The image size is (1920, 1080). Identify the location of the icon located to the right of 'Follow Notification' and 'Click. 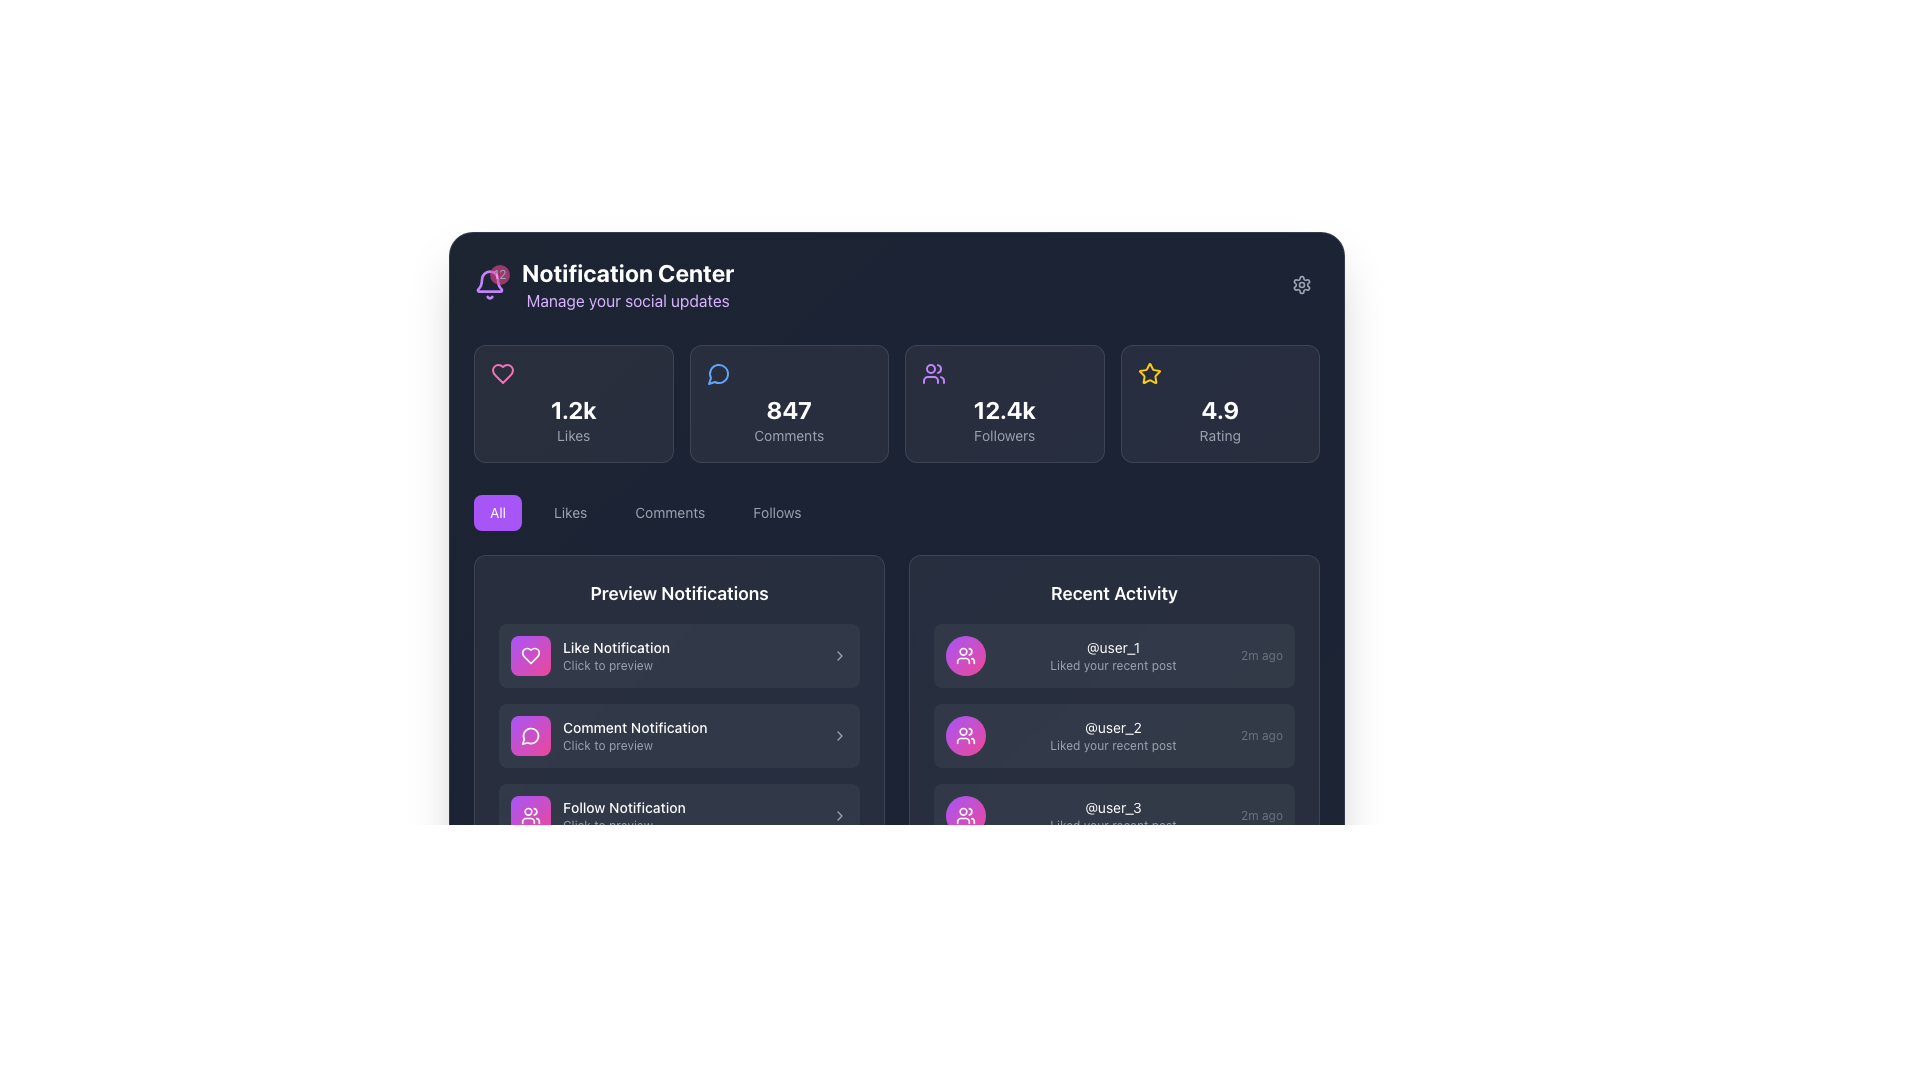
(840, 816).